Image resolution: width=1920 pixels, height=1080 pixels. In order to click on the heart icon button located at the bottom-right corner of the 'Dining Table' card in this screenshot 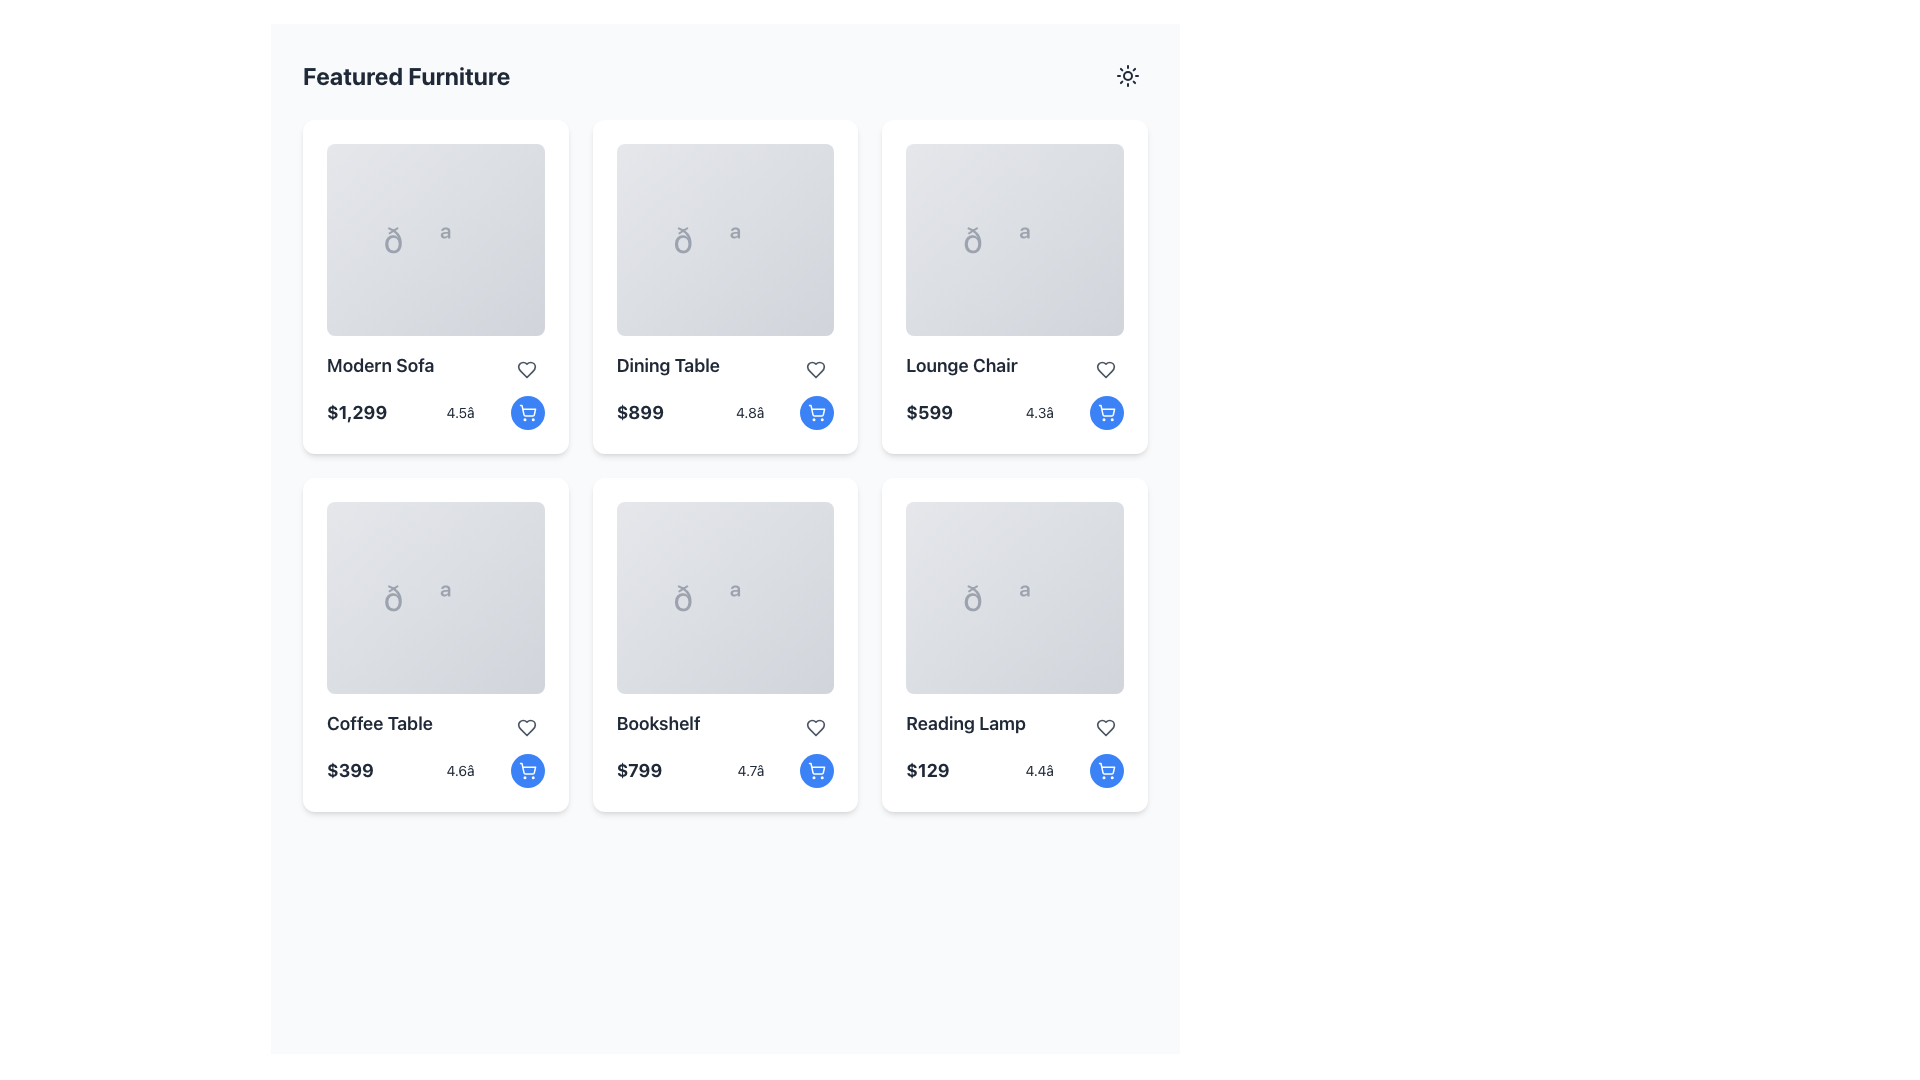, I will do `click(816, 370)`.